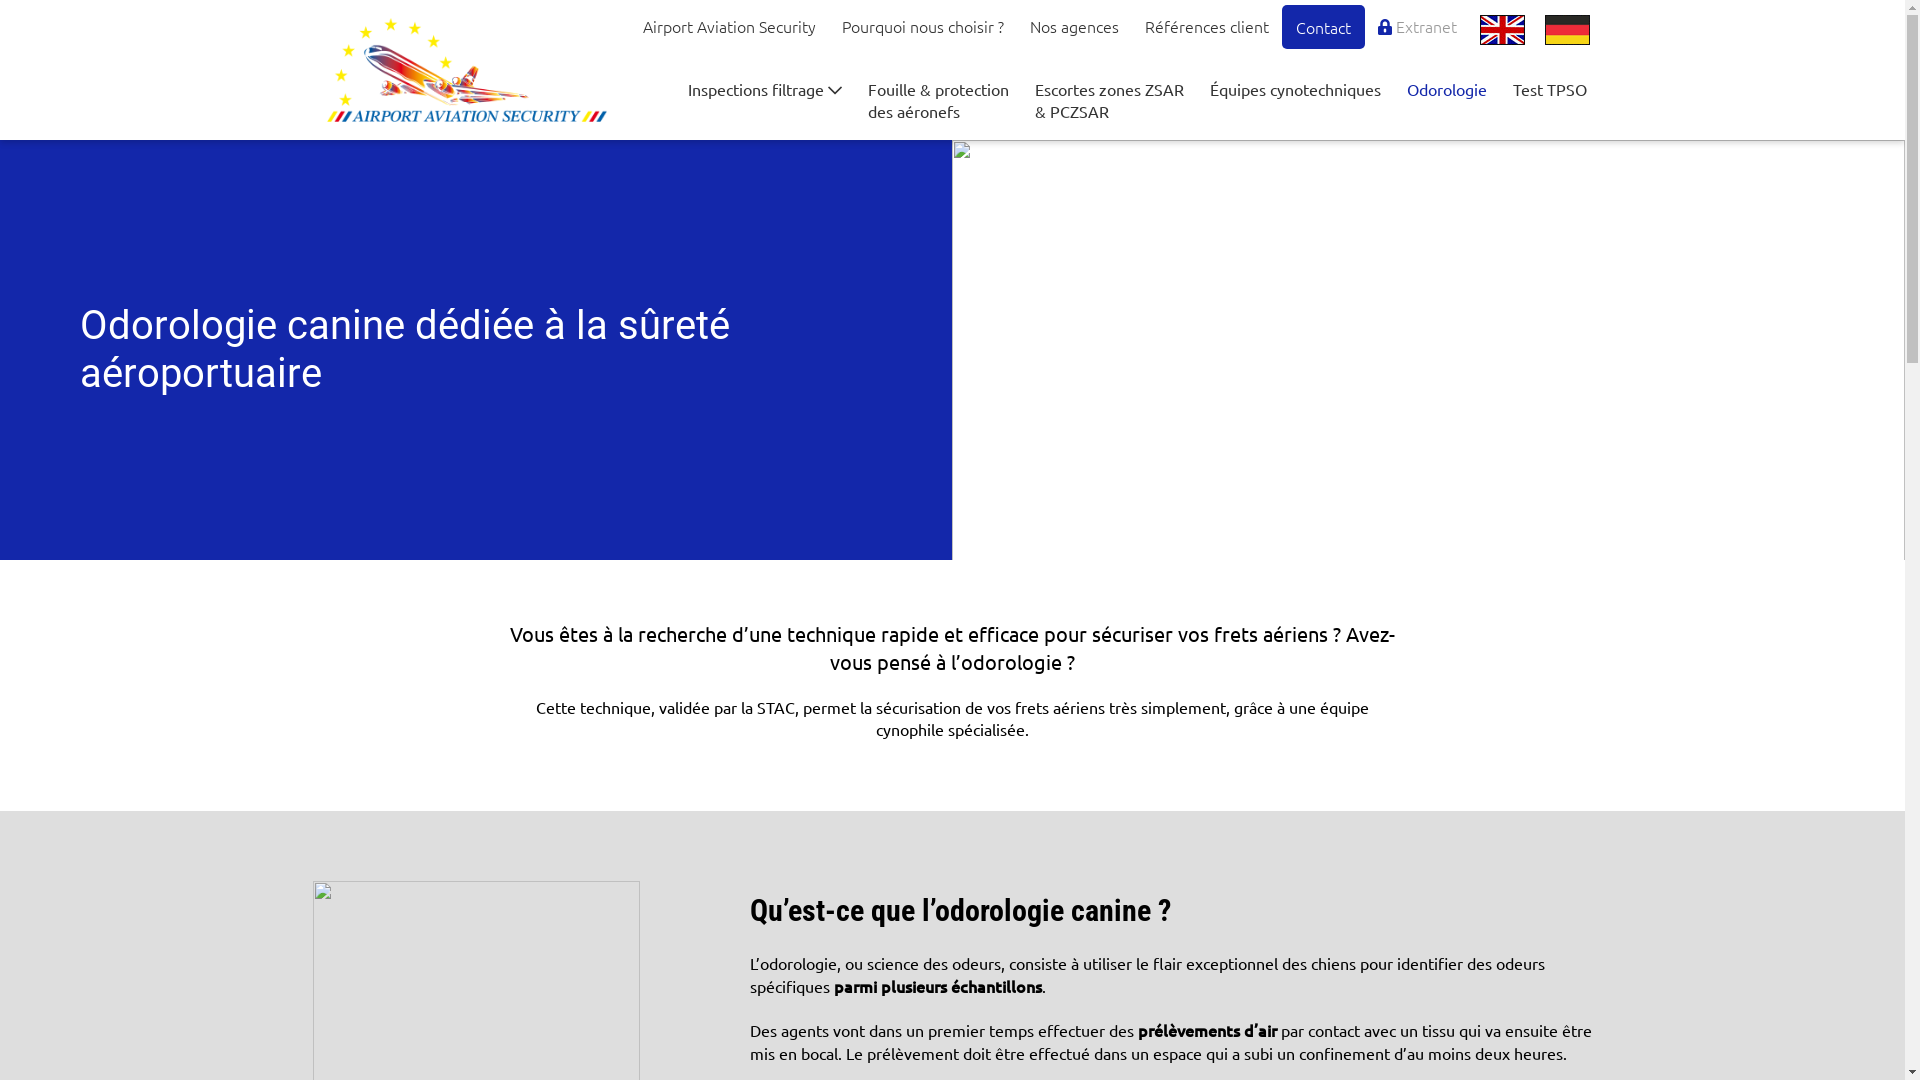  What do you see at coordinates (1549, 87) in the screenshot?
I see `'Test TPSO'` at bounding box center [1549, 87].